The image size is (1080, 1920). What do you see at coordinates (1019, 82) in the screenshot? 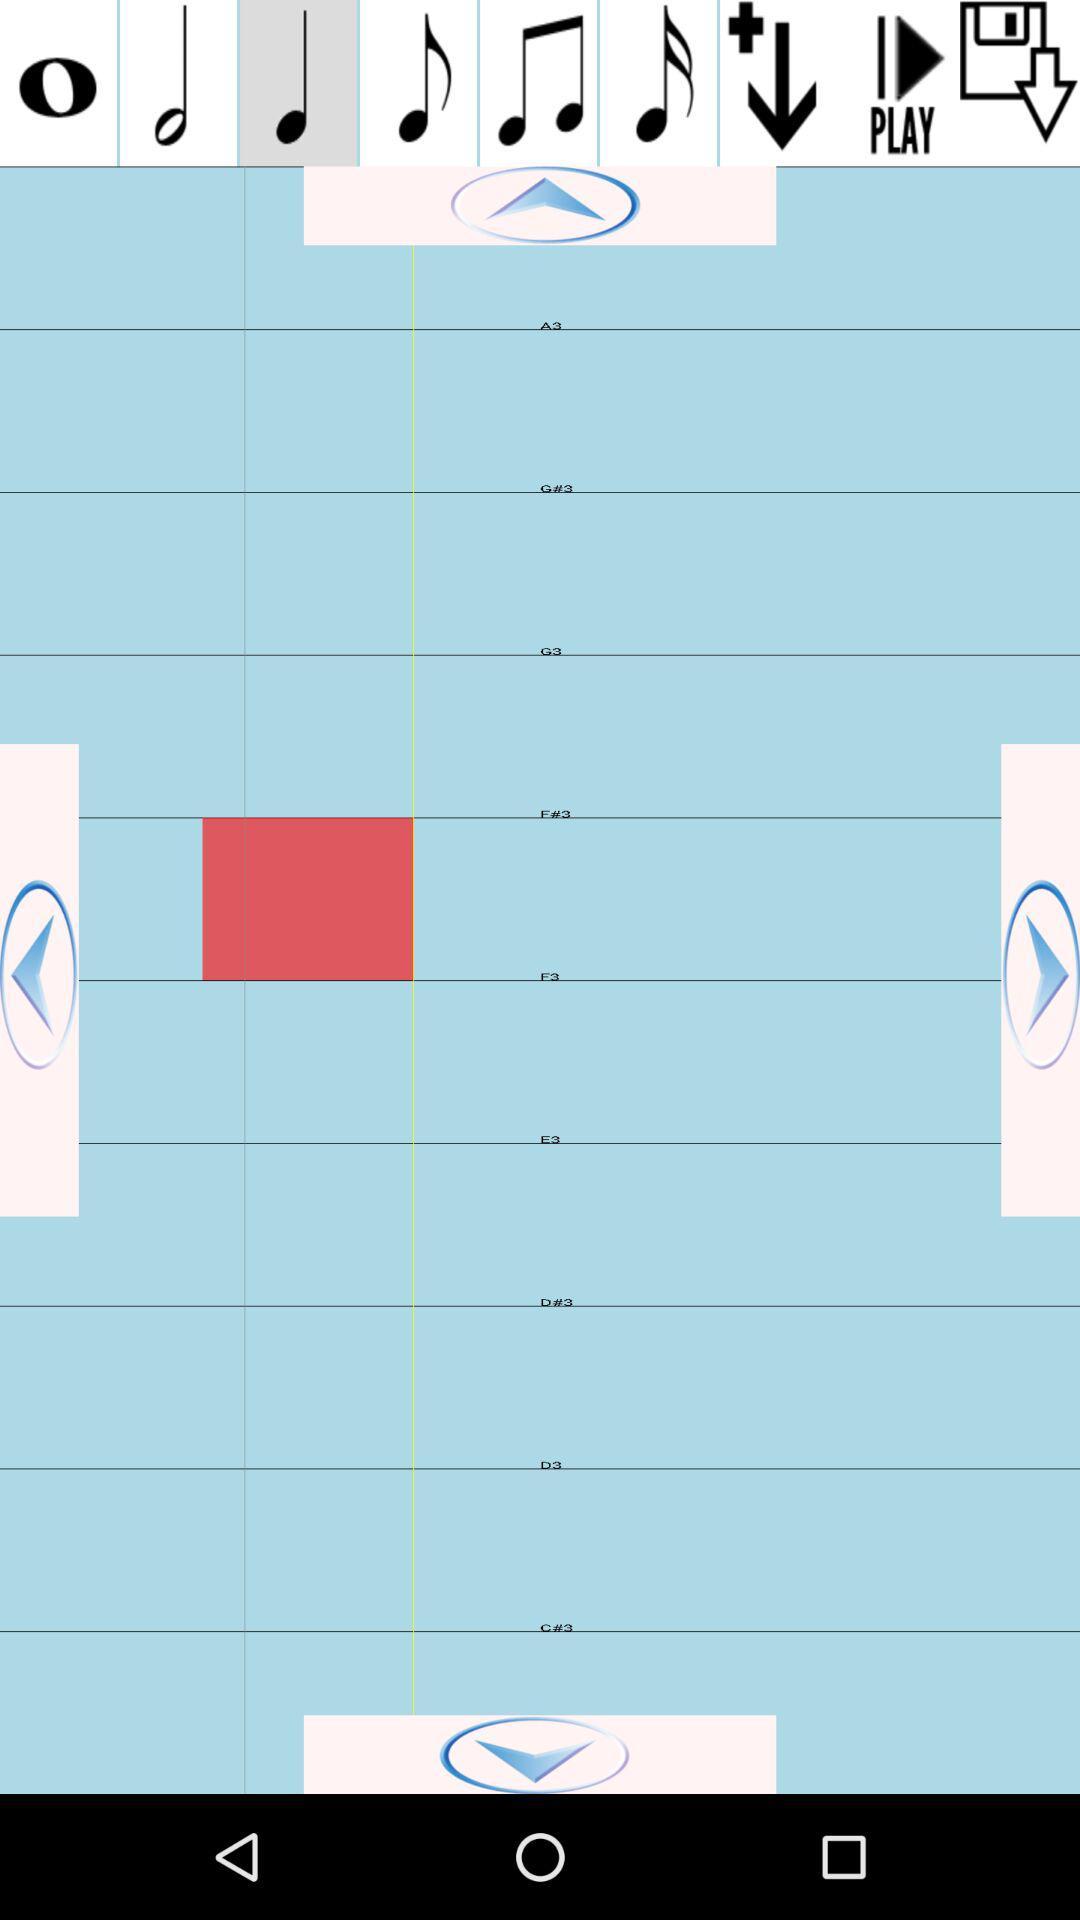
I see `download` at bounding box center [1019, 82].